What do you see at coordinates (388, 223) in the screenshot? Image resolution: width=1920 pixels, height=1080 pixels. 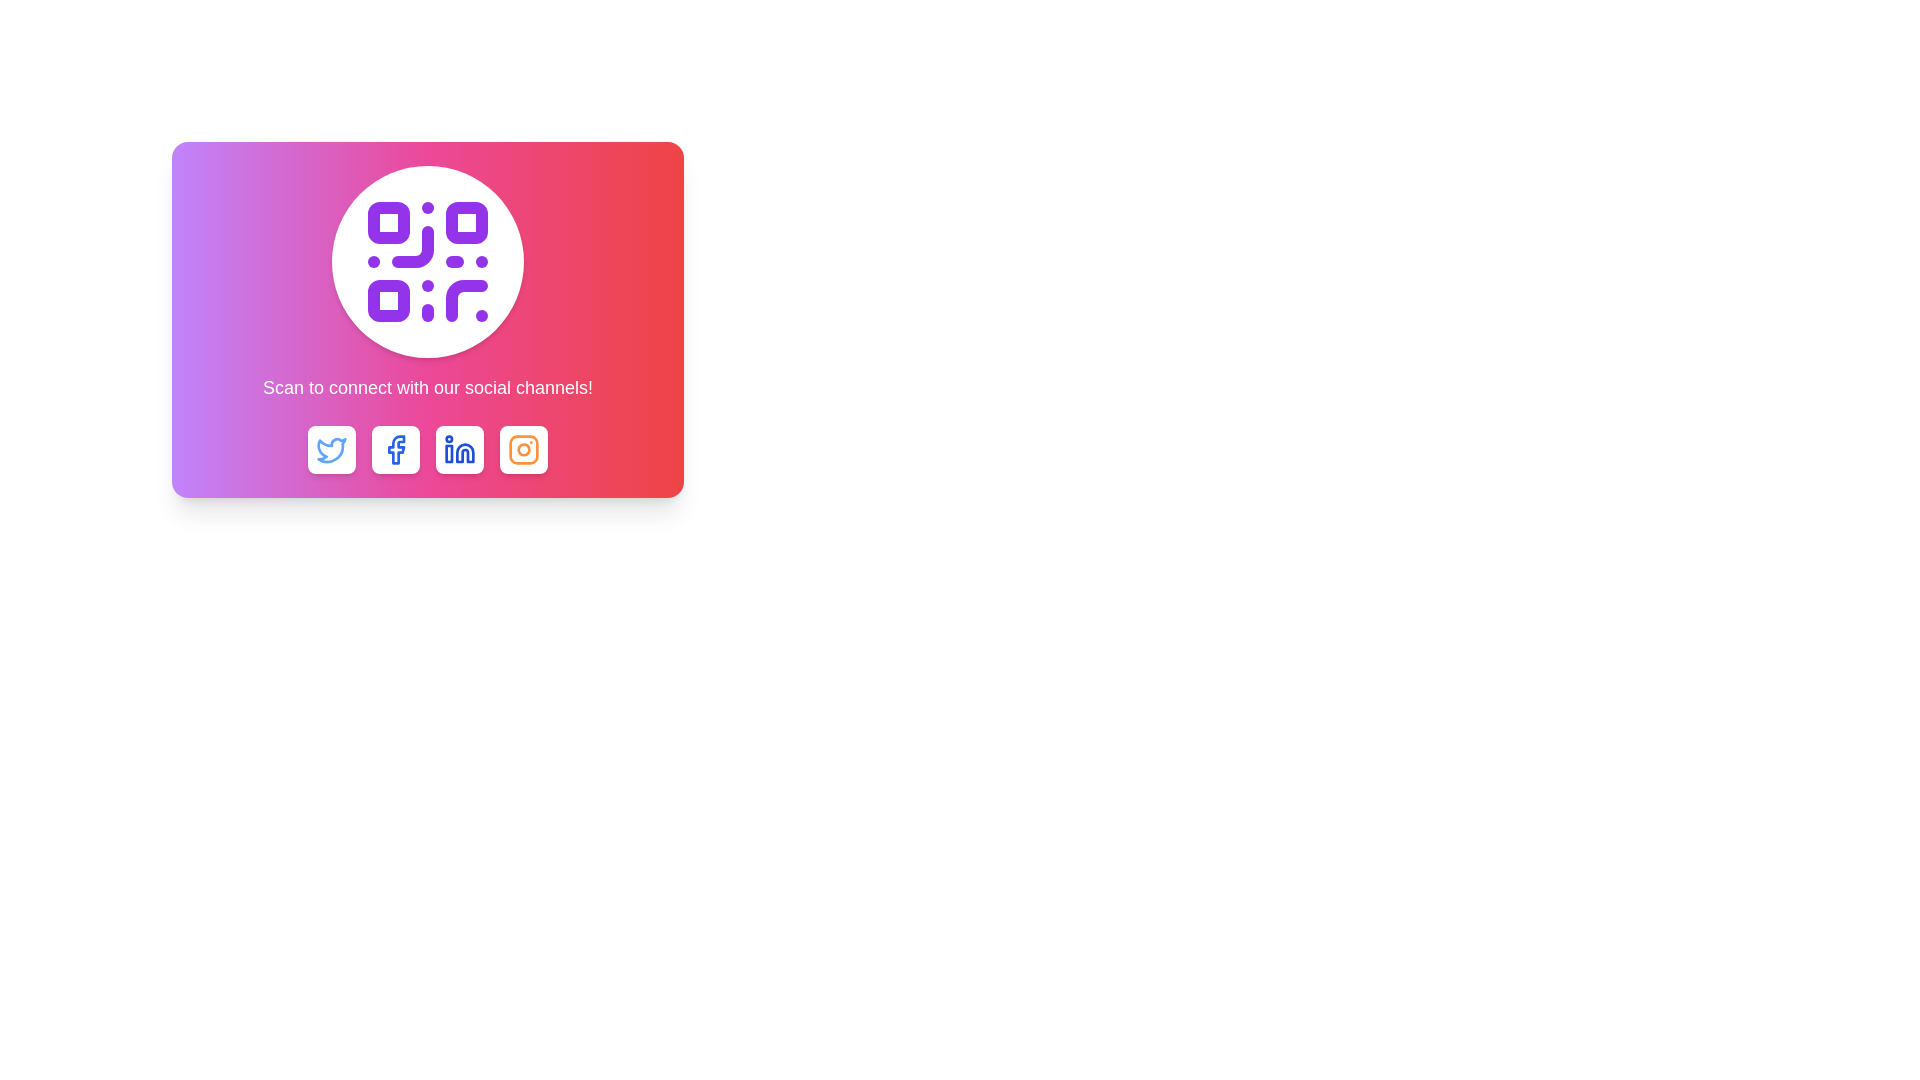 I see `the decorative graphical element that is the top-left square of the QR code icon` at bounding box center [388, 223].